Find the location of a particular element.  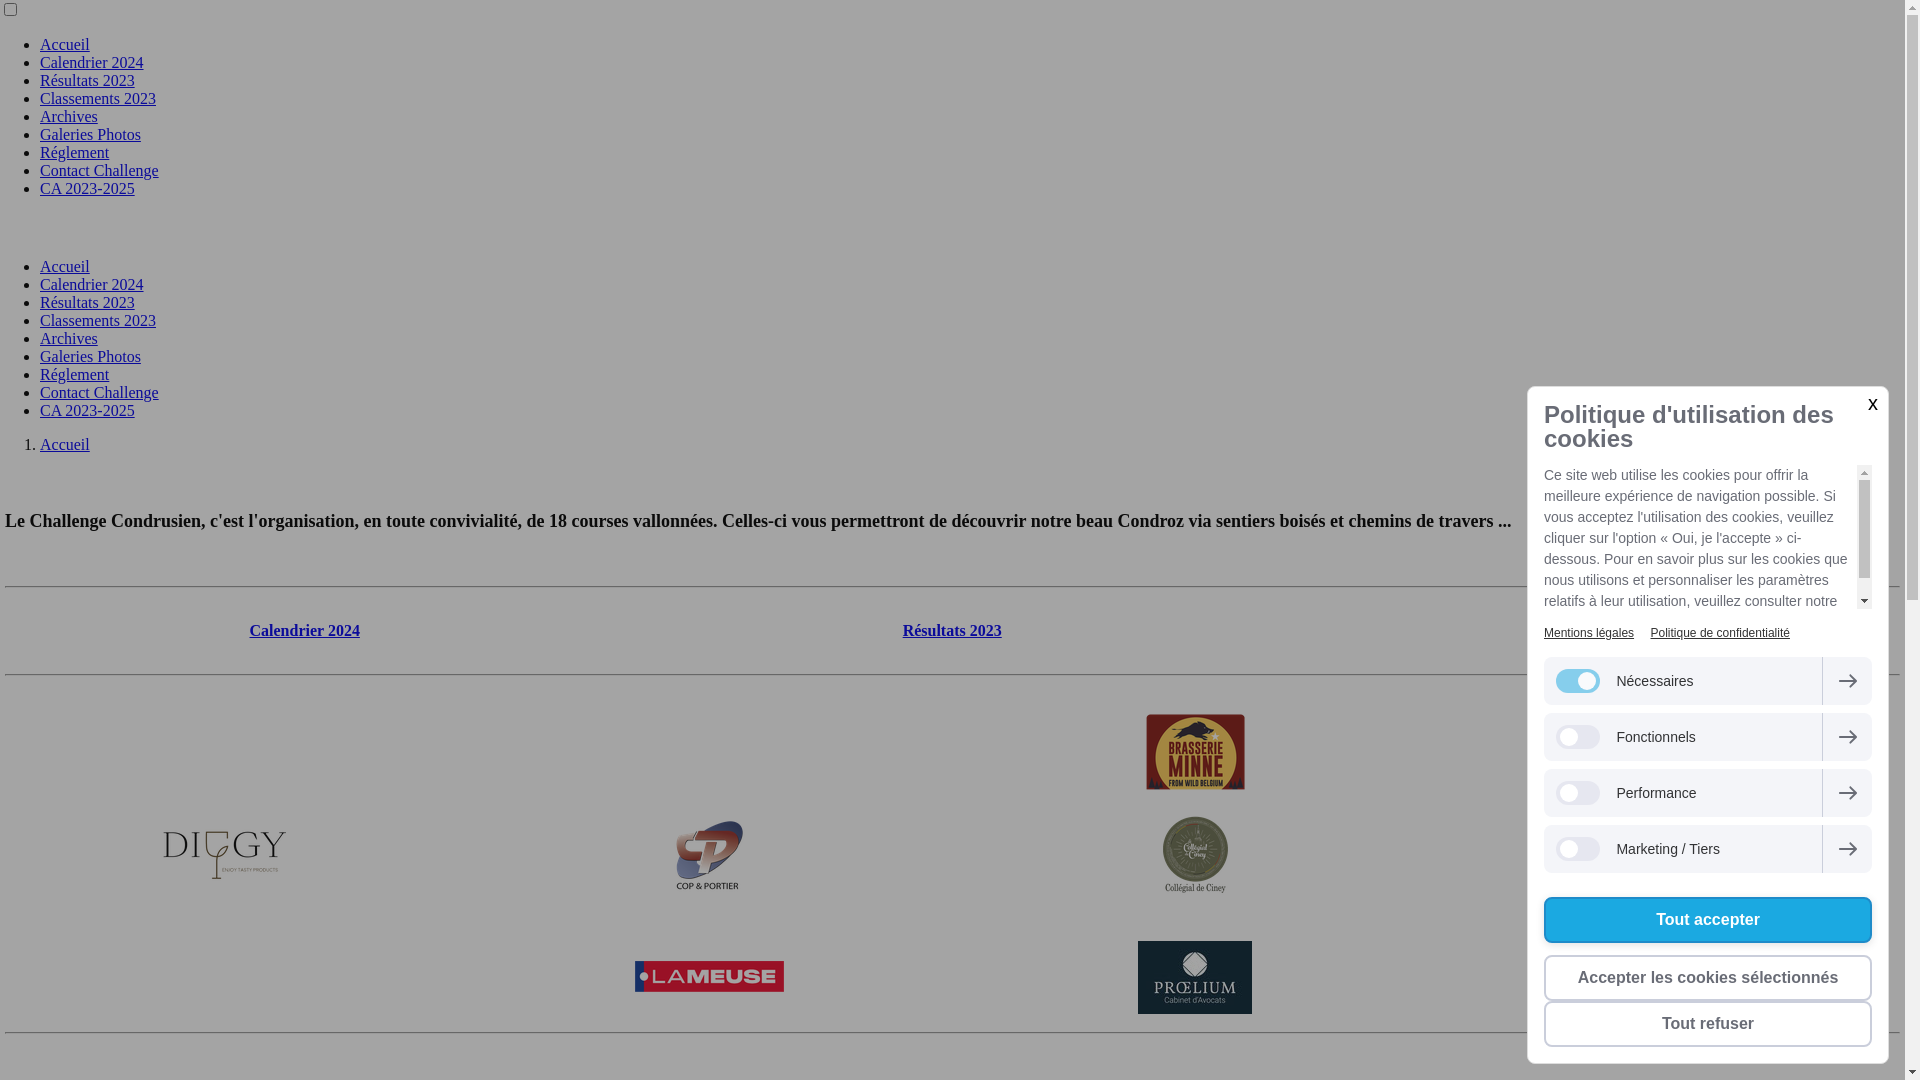

'CA 2023-2025' is located at coordinates (39, 409).